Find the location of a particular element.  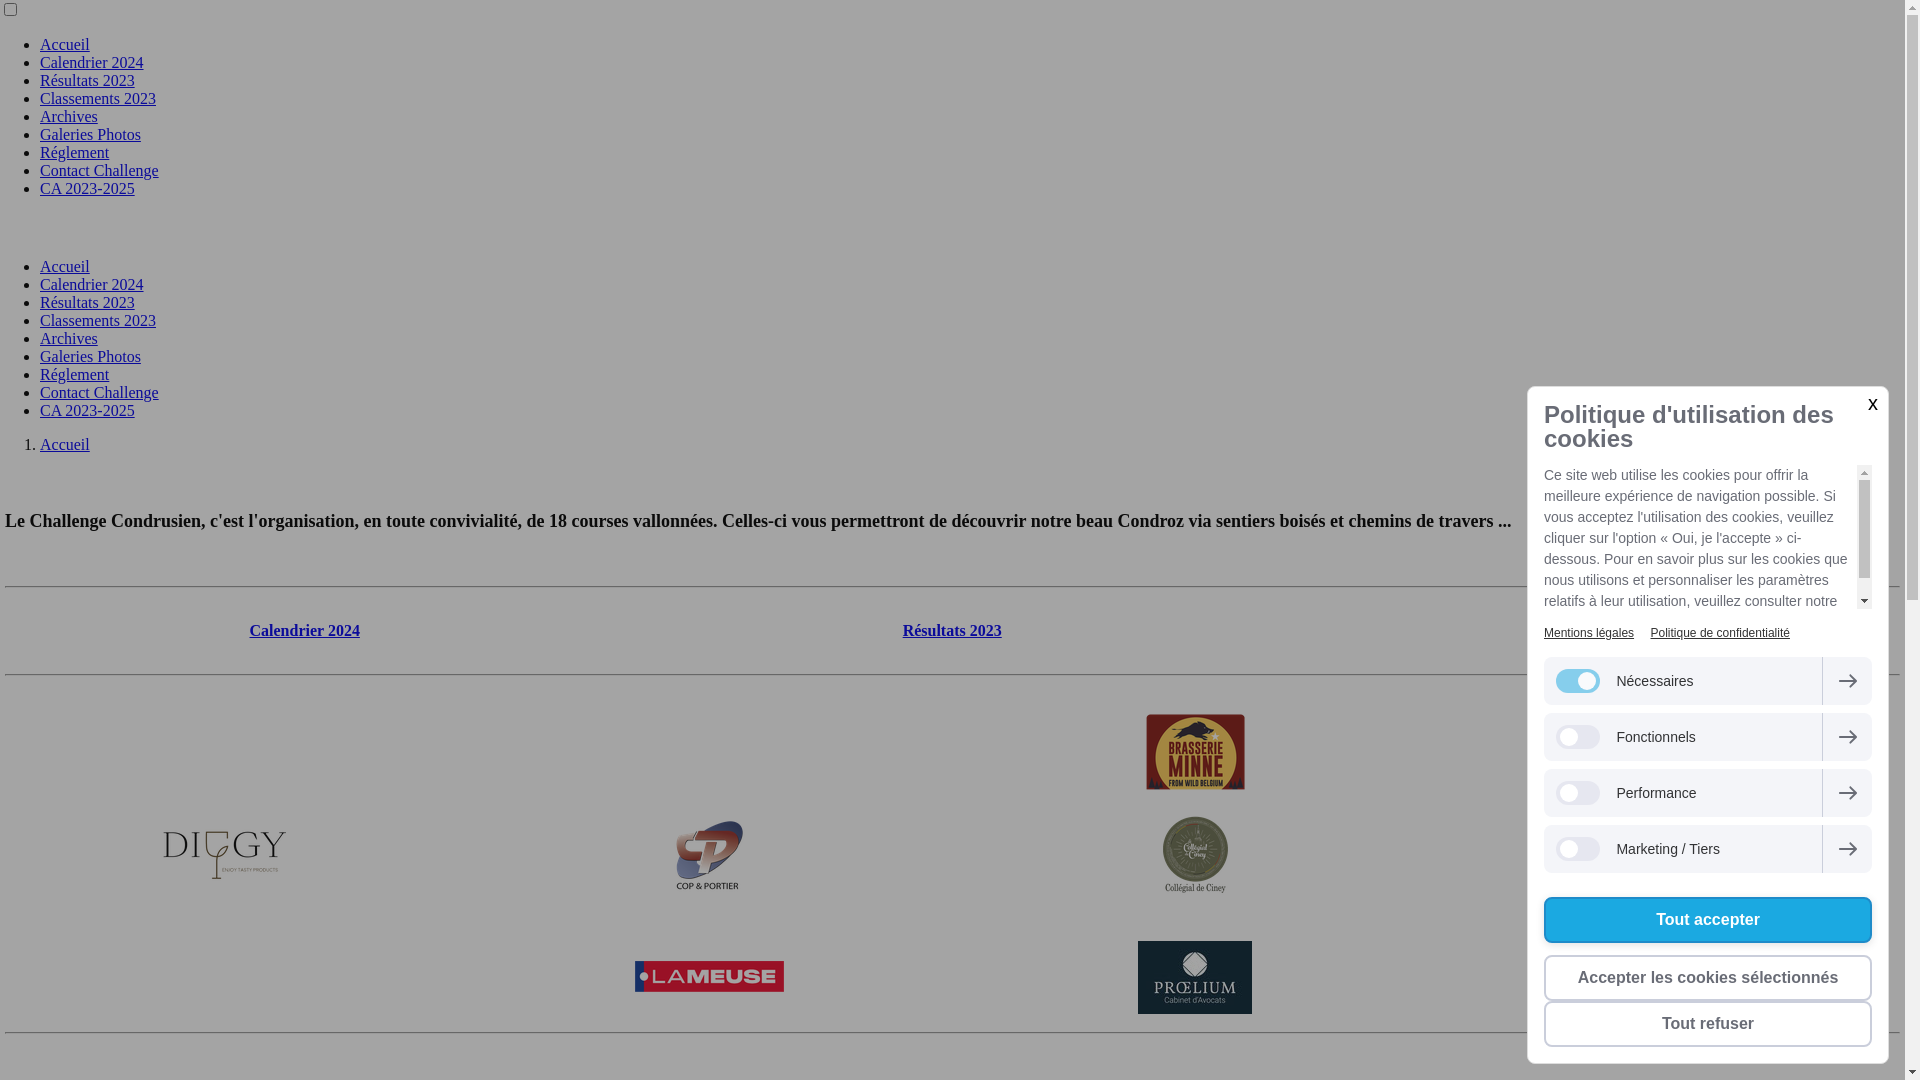

'CA 2023-2025' is located at coordinates (39, 409).